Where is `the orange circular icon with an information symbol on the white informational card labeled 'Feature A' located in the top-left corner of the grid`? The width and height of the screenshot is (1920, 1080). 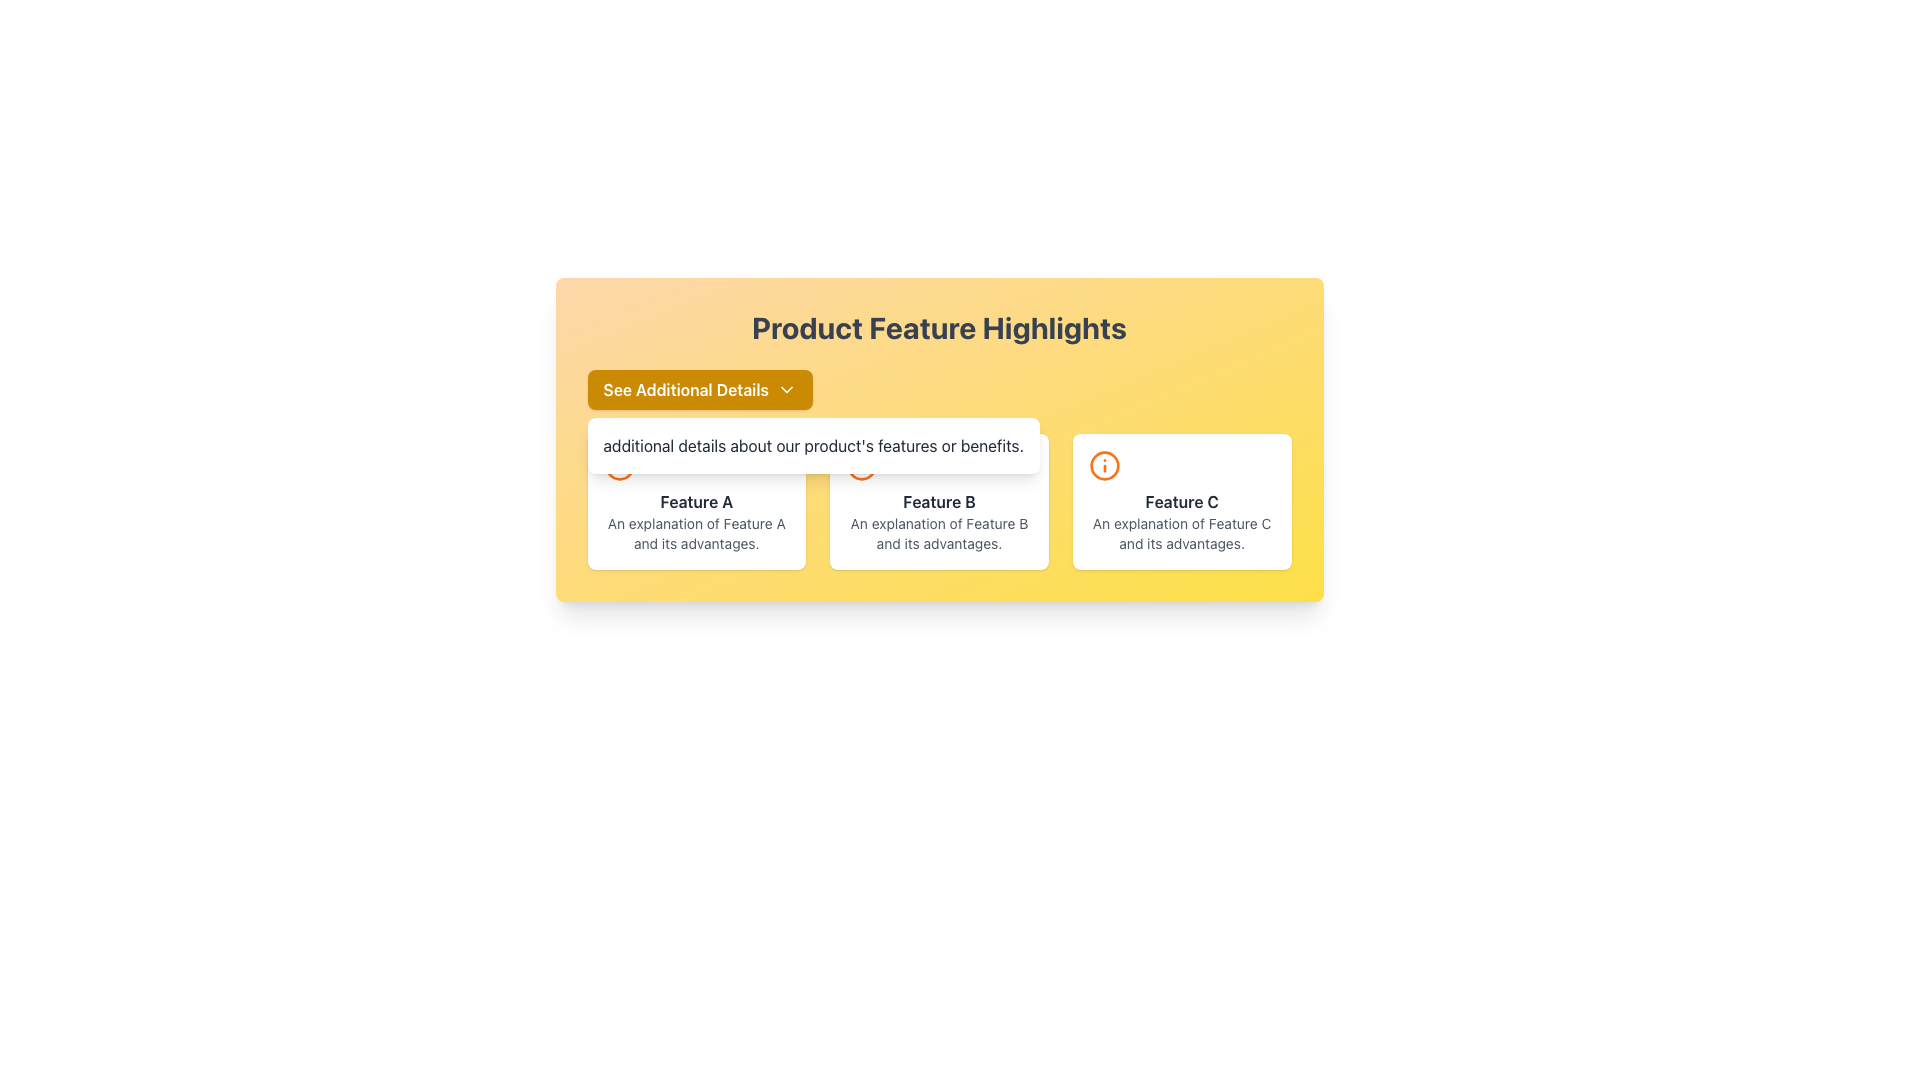 the orange circular icon with an information symbol on the white informational card labeled 'Feature A' located in the top-left corner of the grid is located at coordinates (696, 500).